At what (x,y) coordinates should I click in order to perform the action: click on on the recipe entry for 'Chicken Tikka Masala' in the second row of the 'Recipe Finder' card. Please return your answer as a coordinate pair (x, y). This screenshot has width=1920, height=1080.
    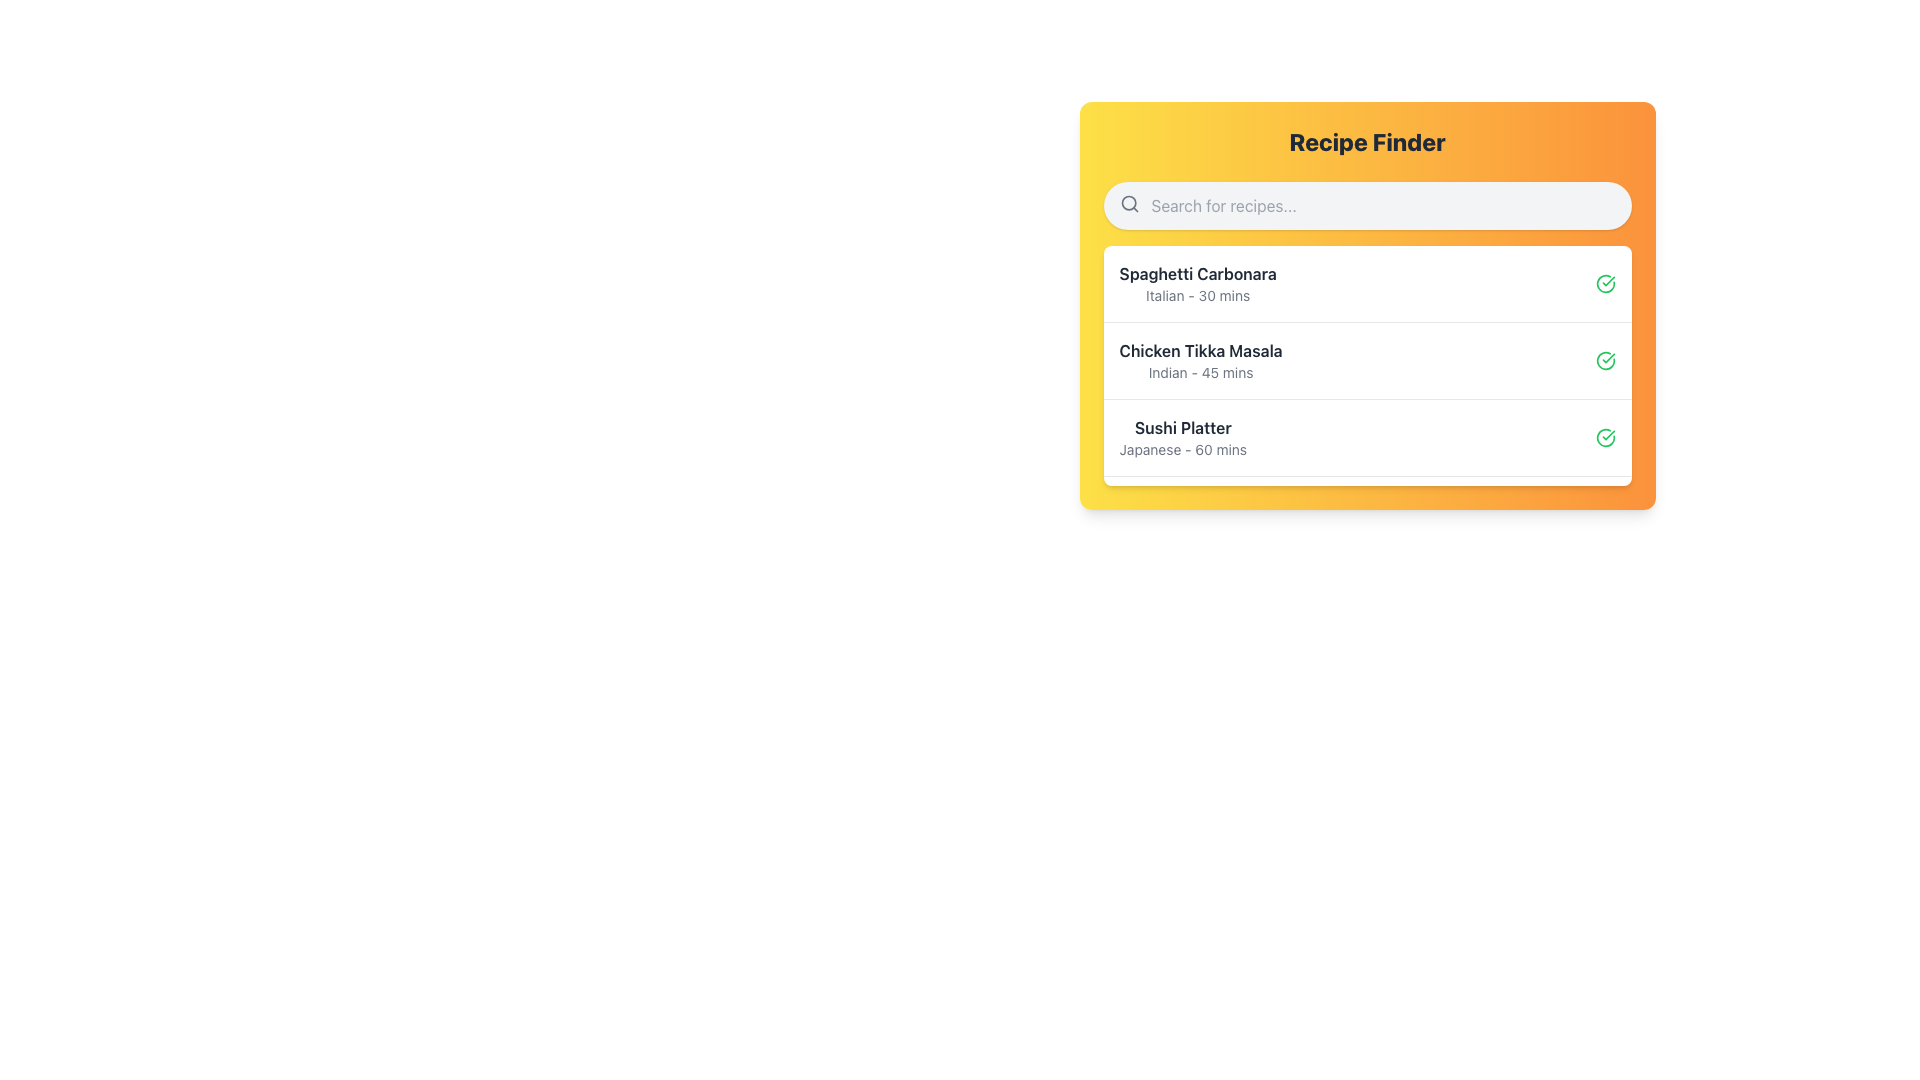
    Looking at the image, I should click on (1200, 361).